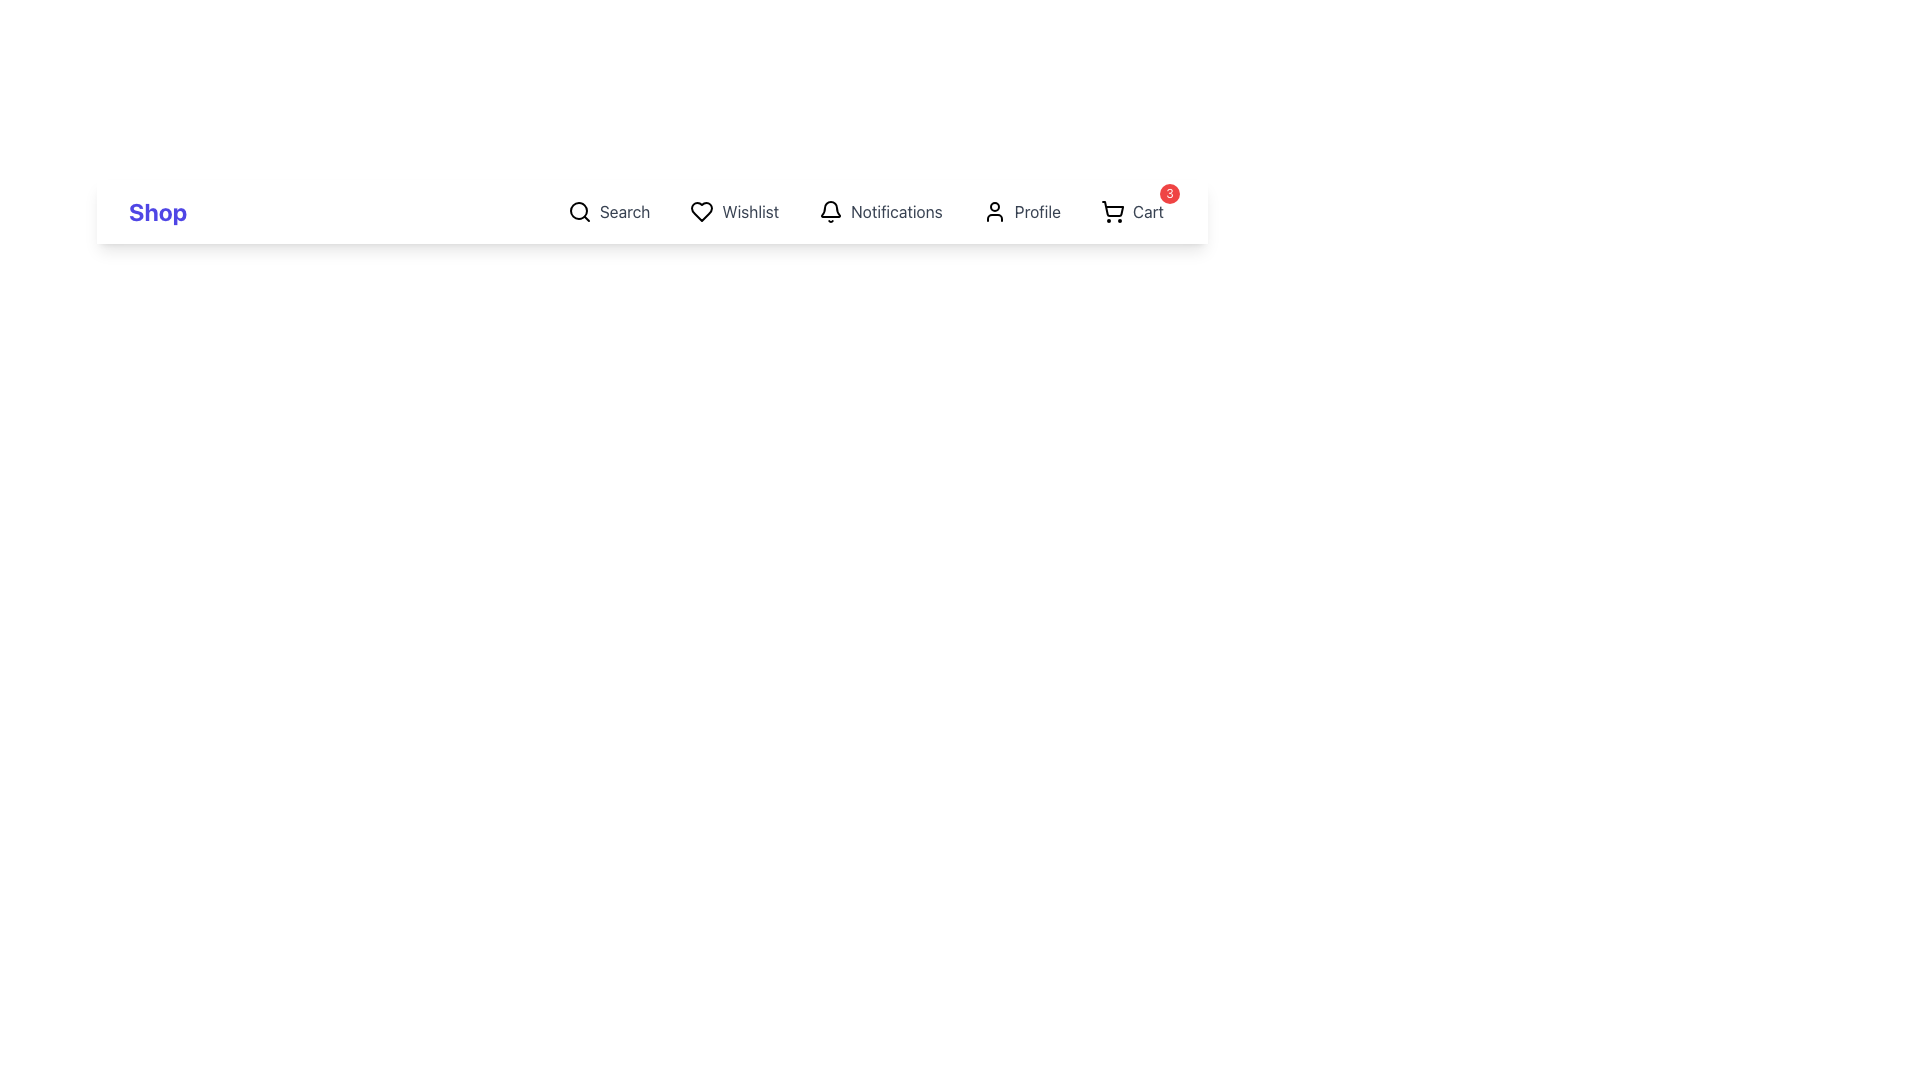 The width and height of the screenshot is (1920, 1080). Describe the element at coordinates (1170, 193) in the screenshot. I see `the small circular badge with a red background and white text displaying the number '3', located at the top-right corner of the cart icon in the navigation bar` at that location.